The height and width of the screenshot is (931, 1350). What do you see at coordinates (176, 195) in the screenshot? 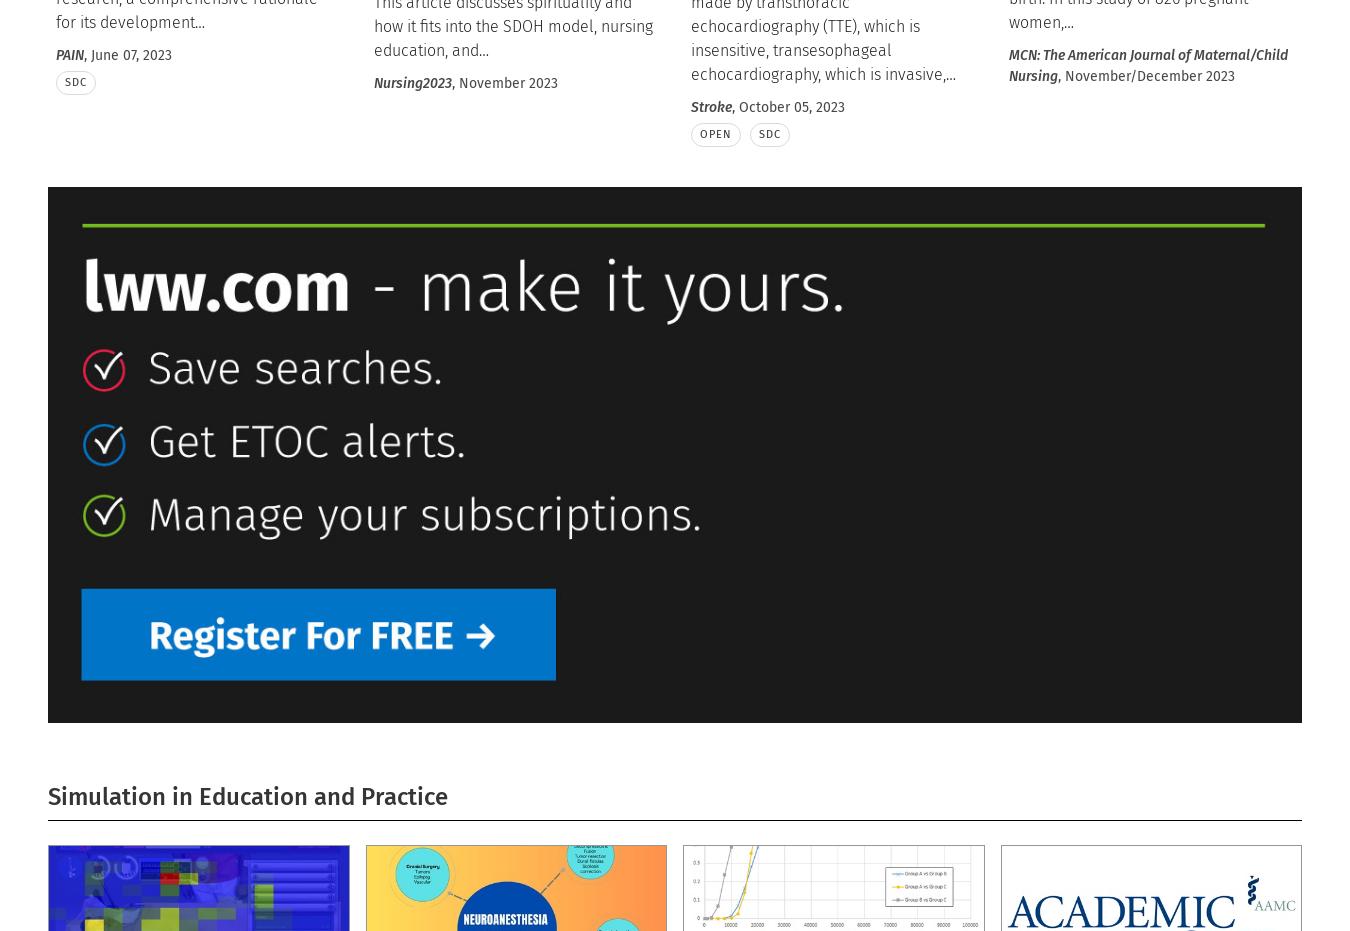
I see `'October 31, 2023'` at bounding box center [176, 195].